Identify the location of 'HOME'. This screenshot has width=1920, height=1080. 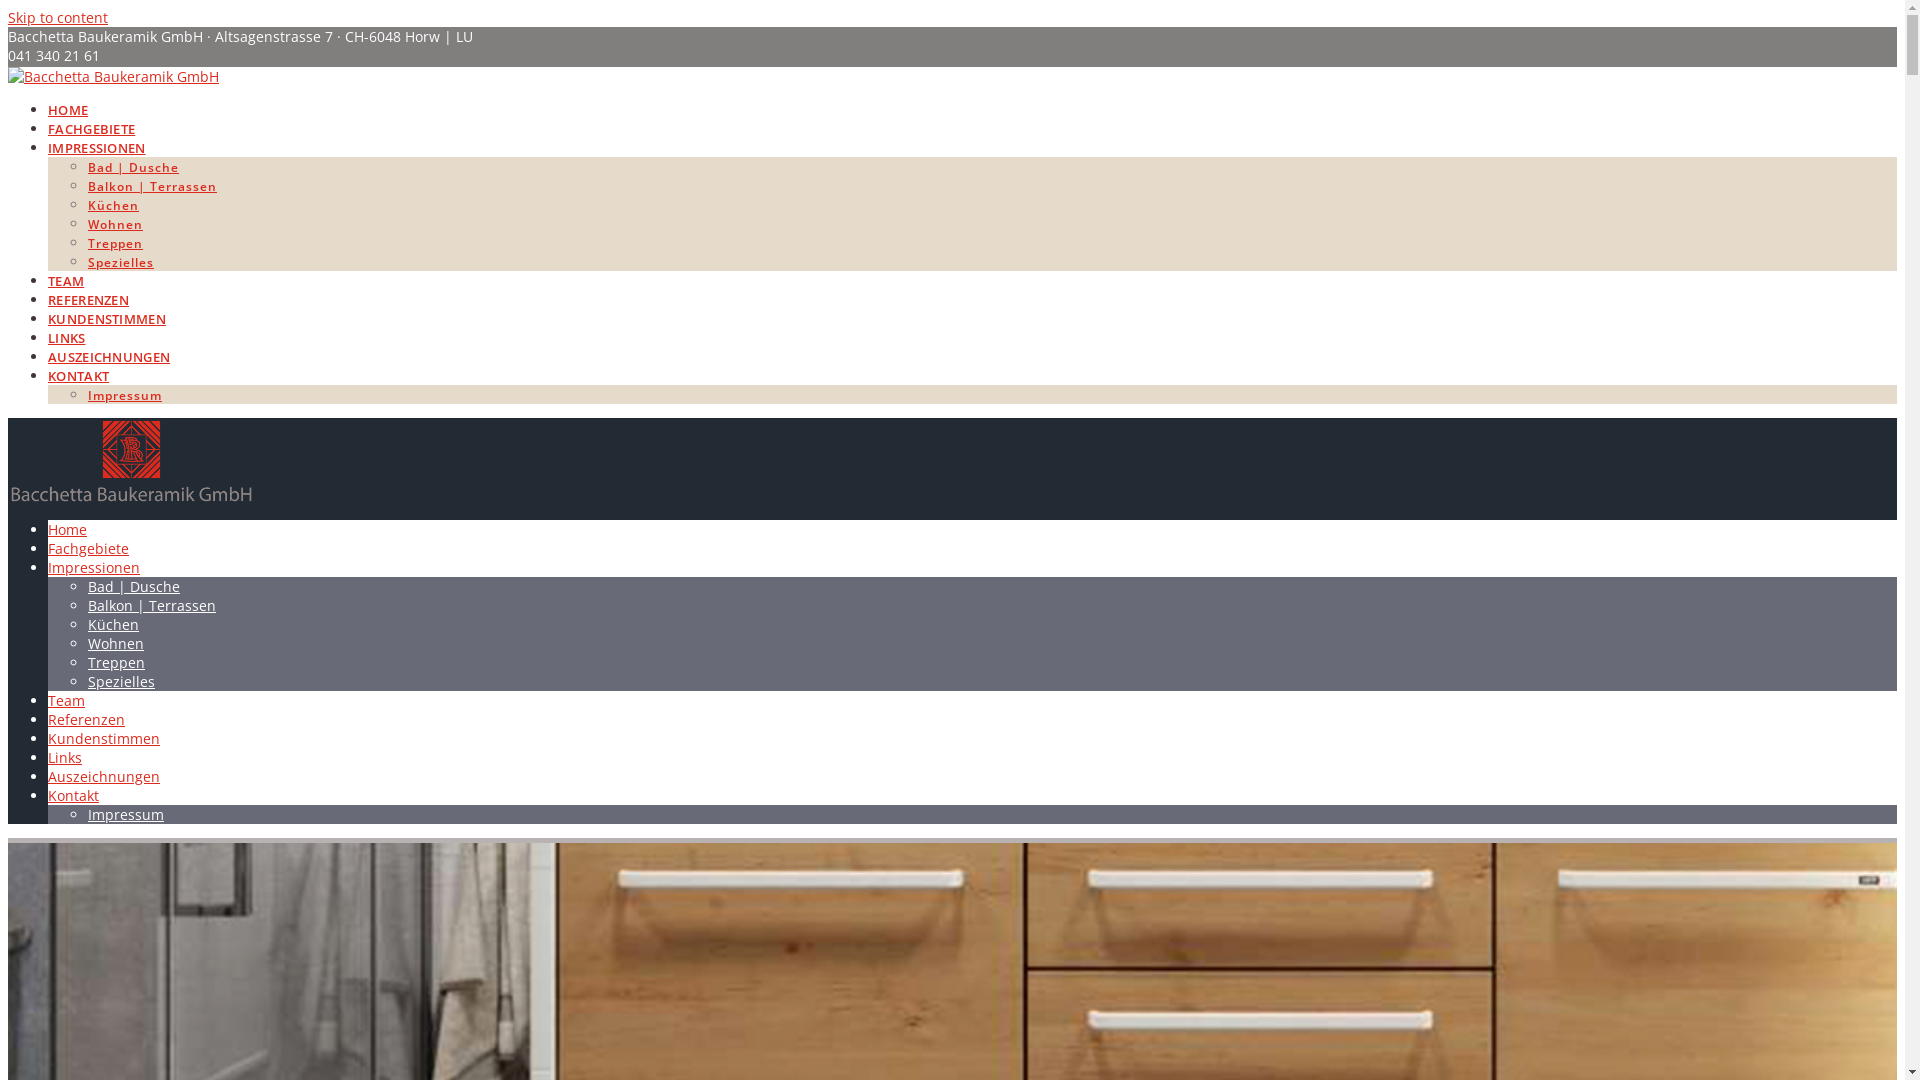
(67, 110).